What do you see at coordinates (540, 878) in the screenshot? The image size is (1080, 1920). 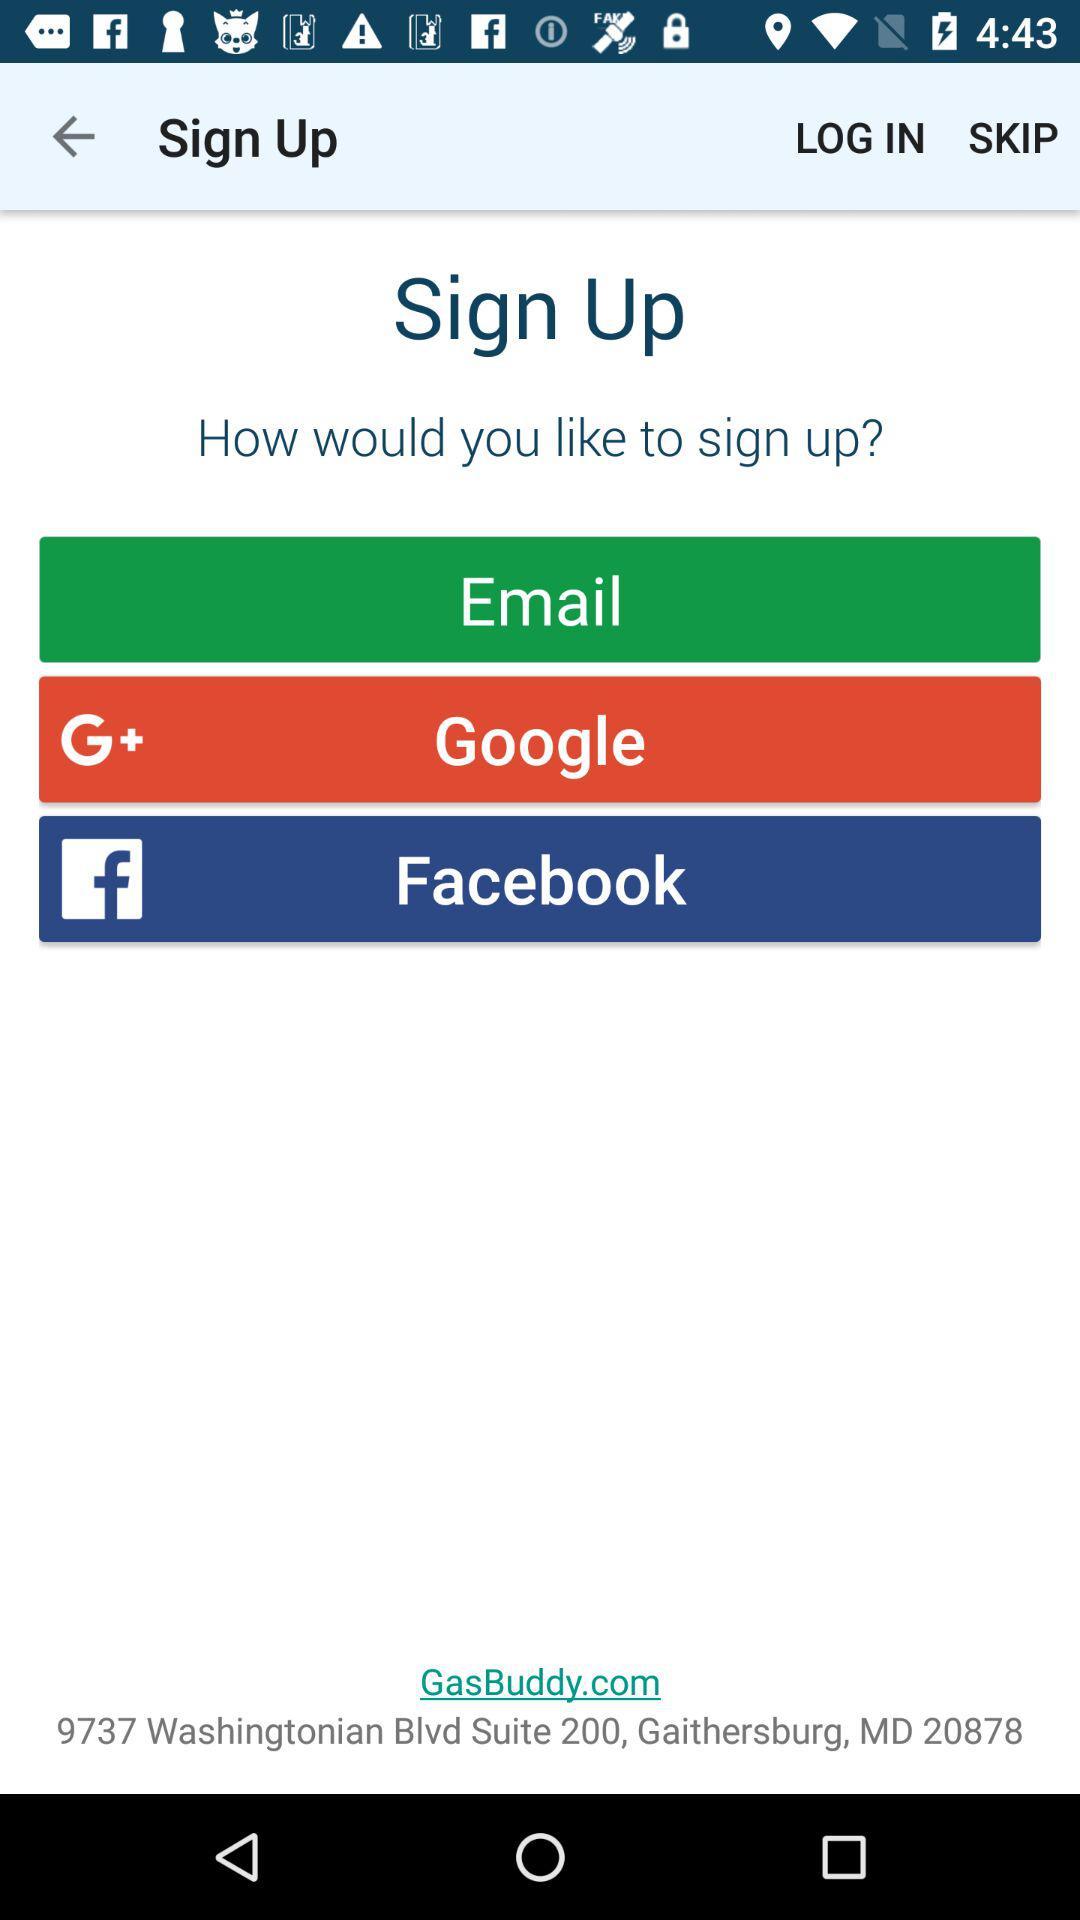 I see `the icon below the google item` at bounding box center [540, 878].